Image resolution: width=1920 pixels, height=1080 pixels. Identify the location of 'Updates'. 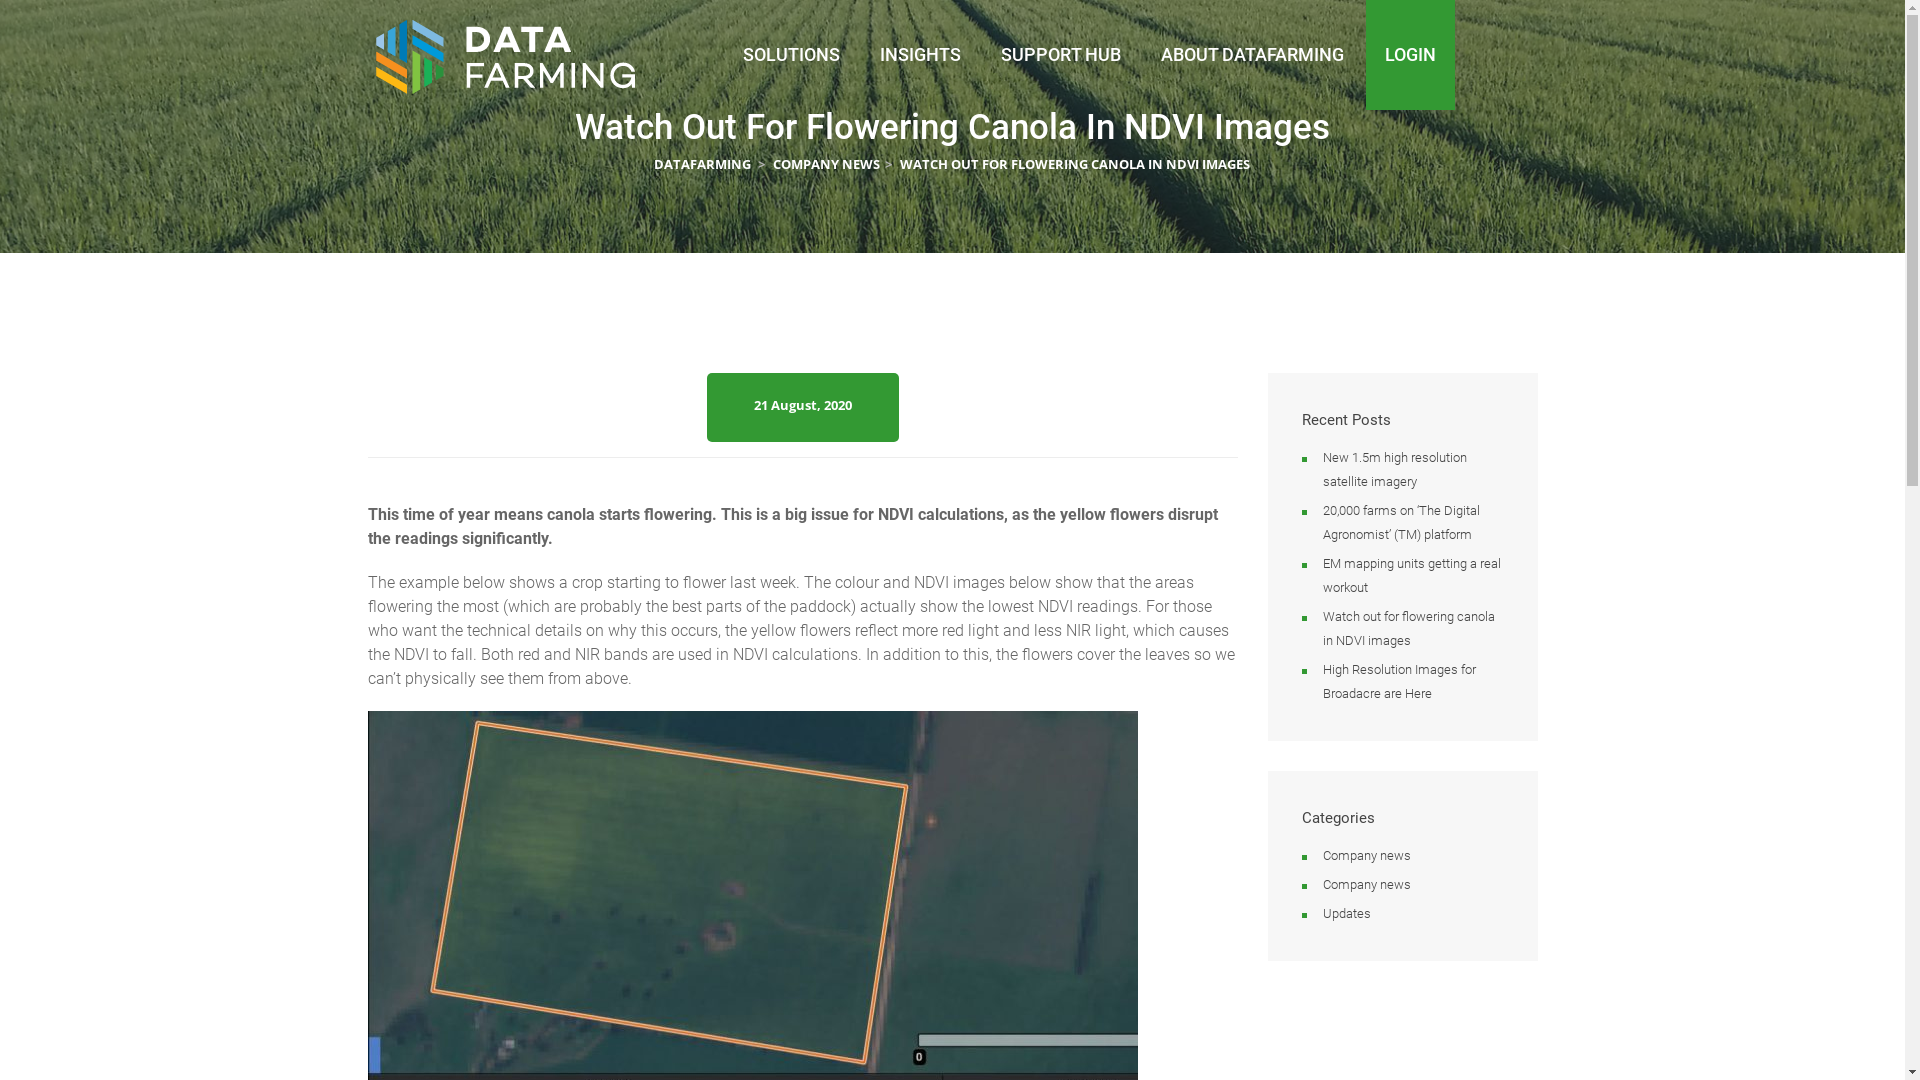
(1345, 913).